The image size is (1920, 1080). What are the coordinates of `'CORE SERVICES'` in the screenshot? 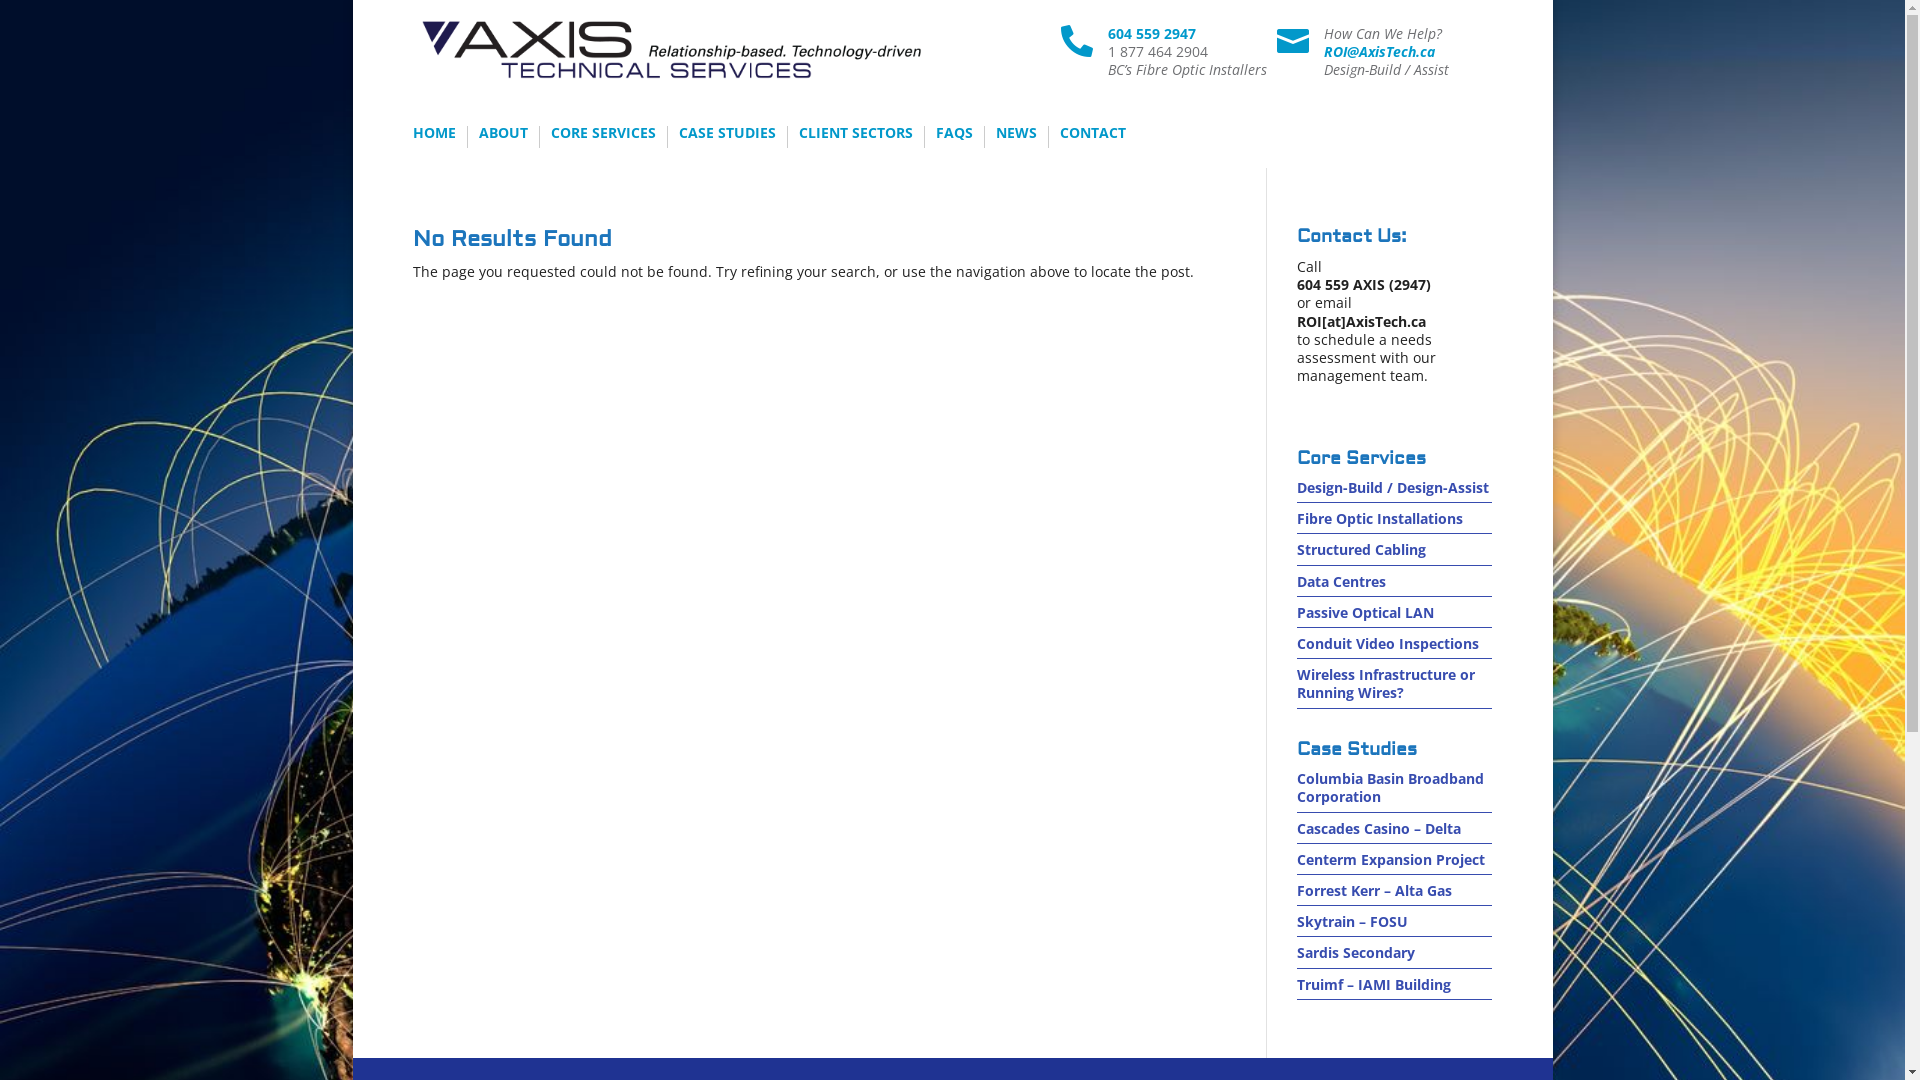 It's located at (601, 136).